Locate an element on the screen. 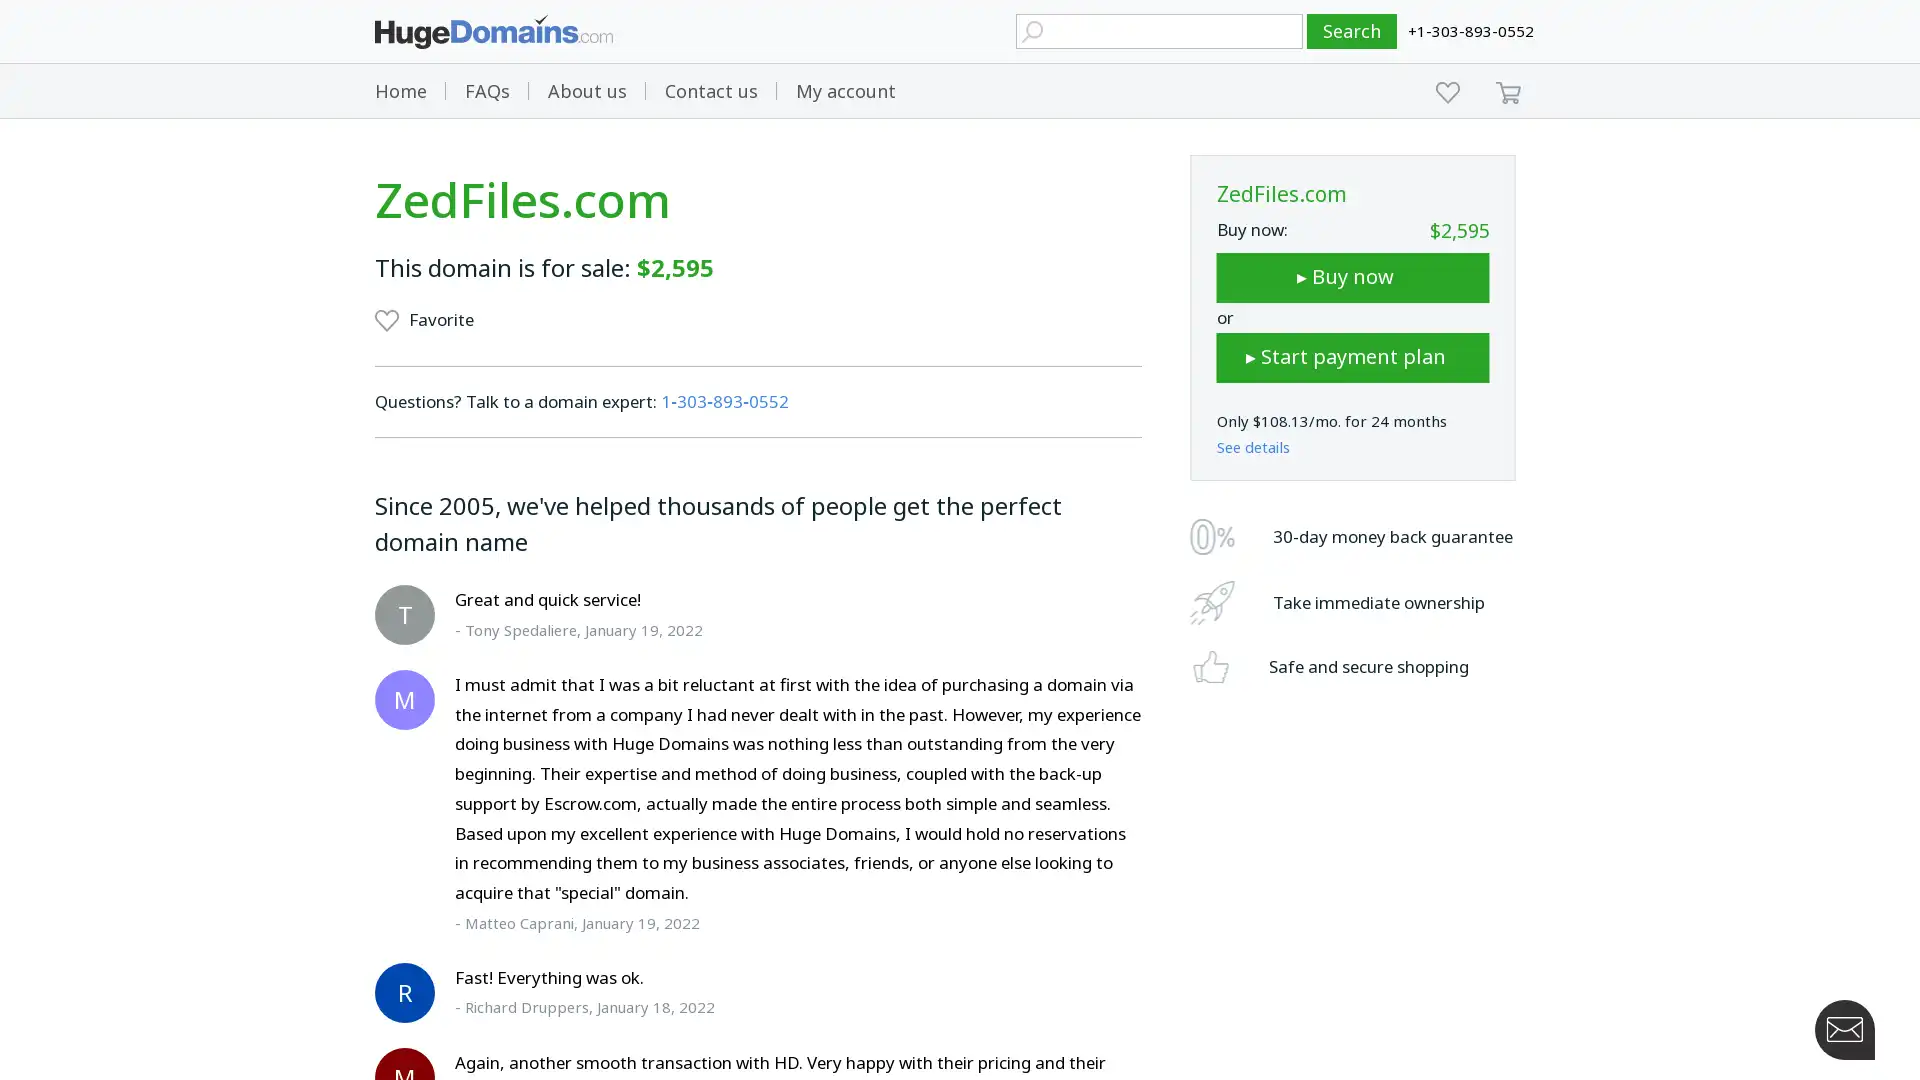 The width and height of the screenshot is (1920, 1080). Search is located at coordinates (1352, 31).